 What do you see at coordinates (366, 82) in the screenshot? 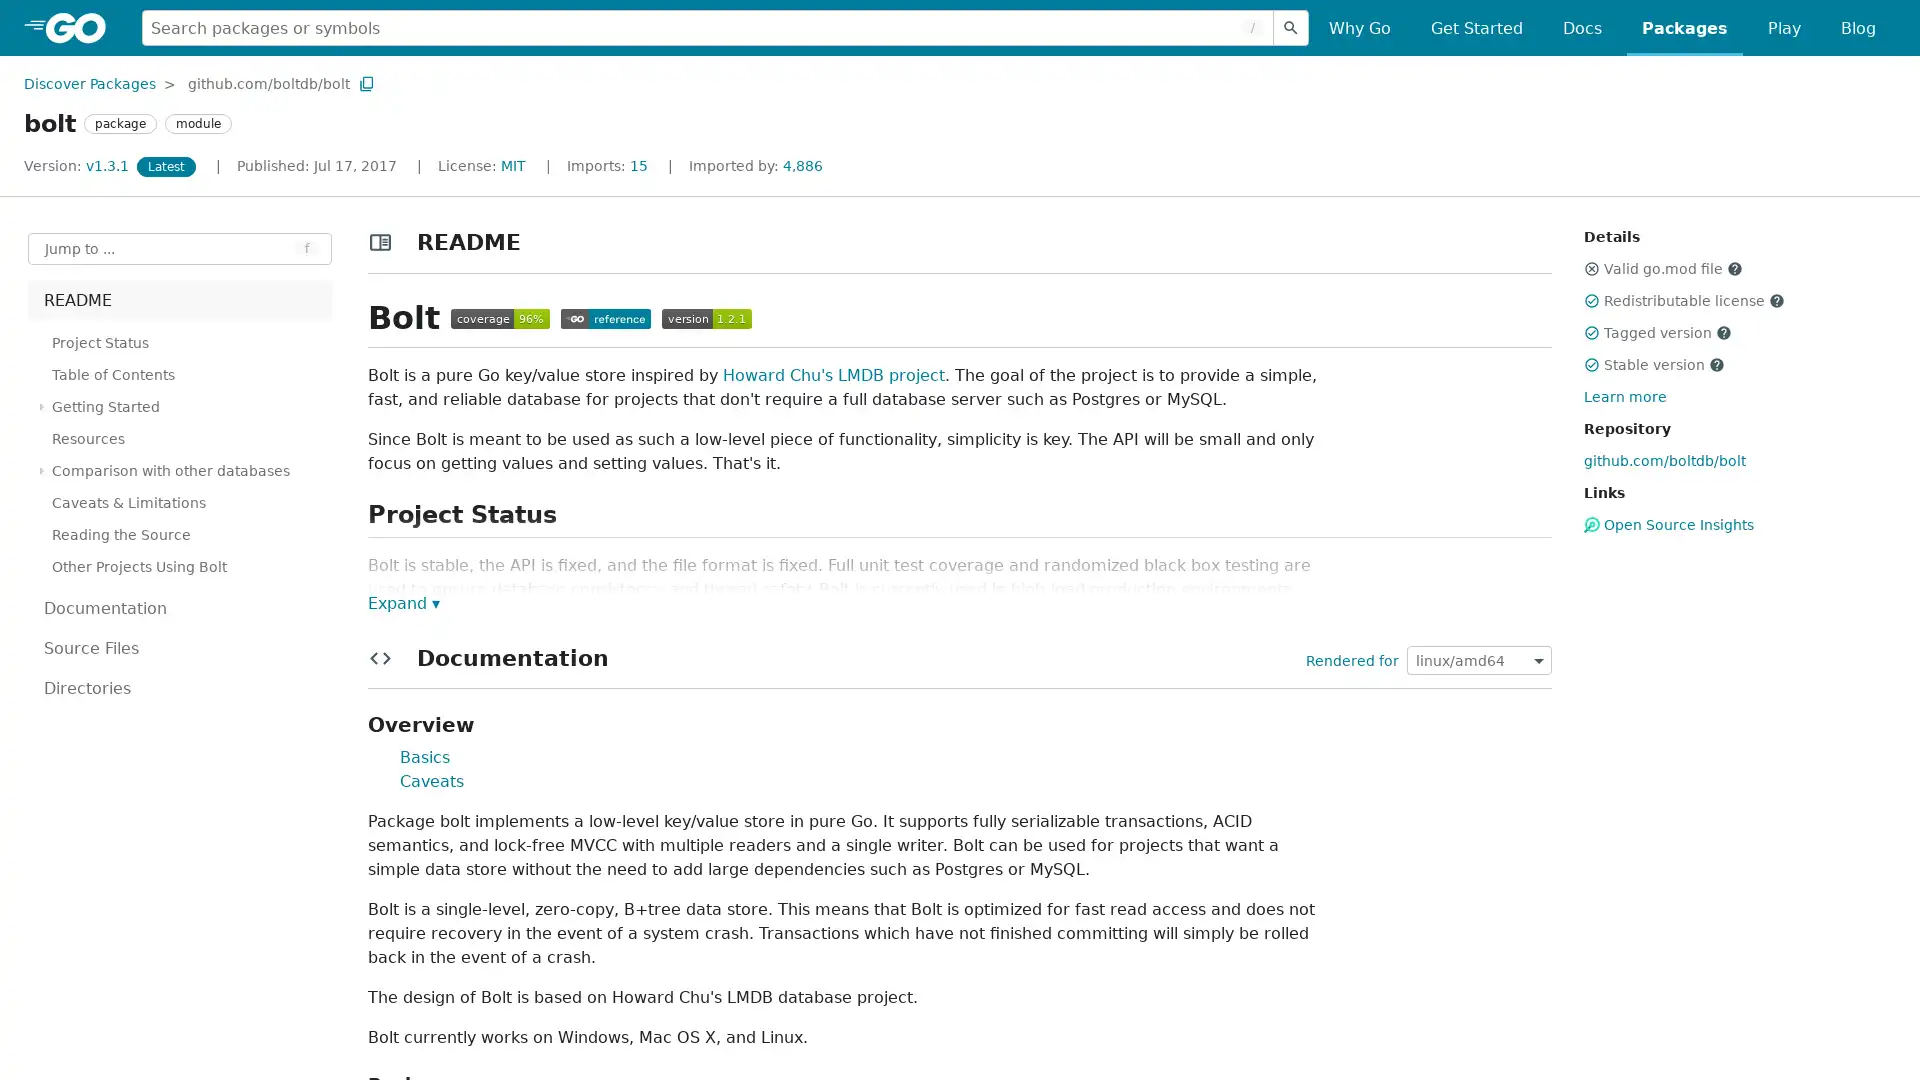
I see `Copy Path to Clipboard` at bounding box center [366, 82].